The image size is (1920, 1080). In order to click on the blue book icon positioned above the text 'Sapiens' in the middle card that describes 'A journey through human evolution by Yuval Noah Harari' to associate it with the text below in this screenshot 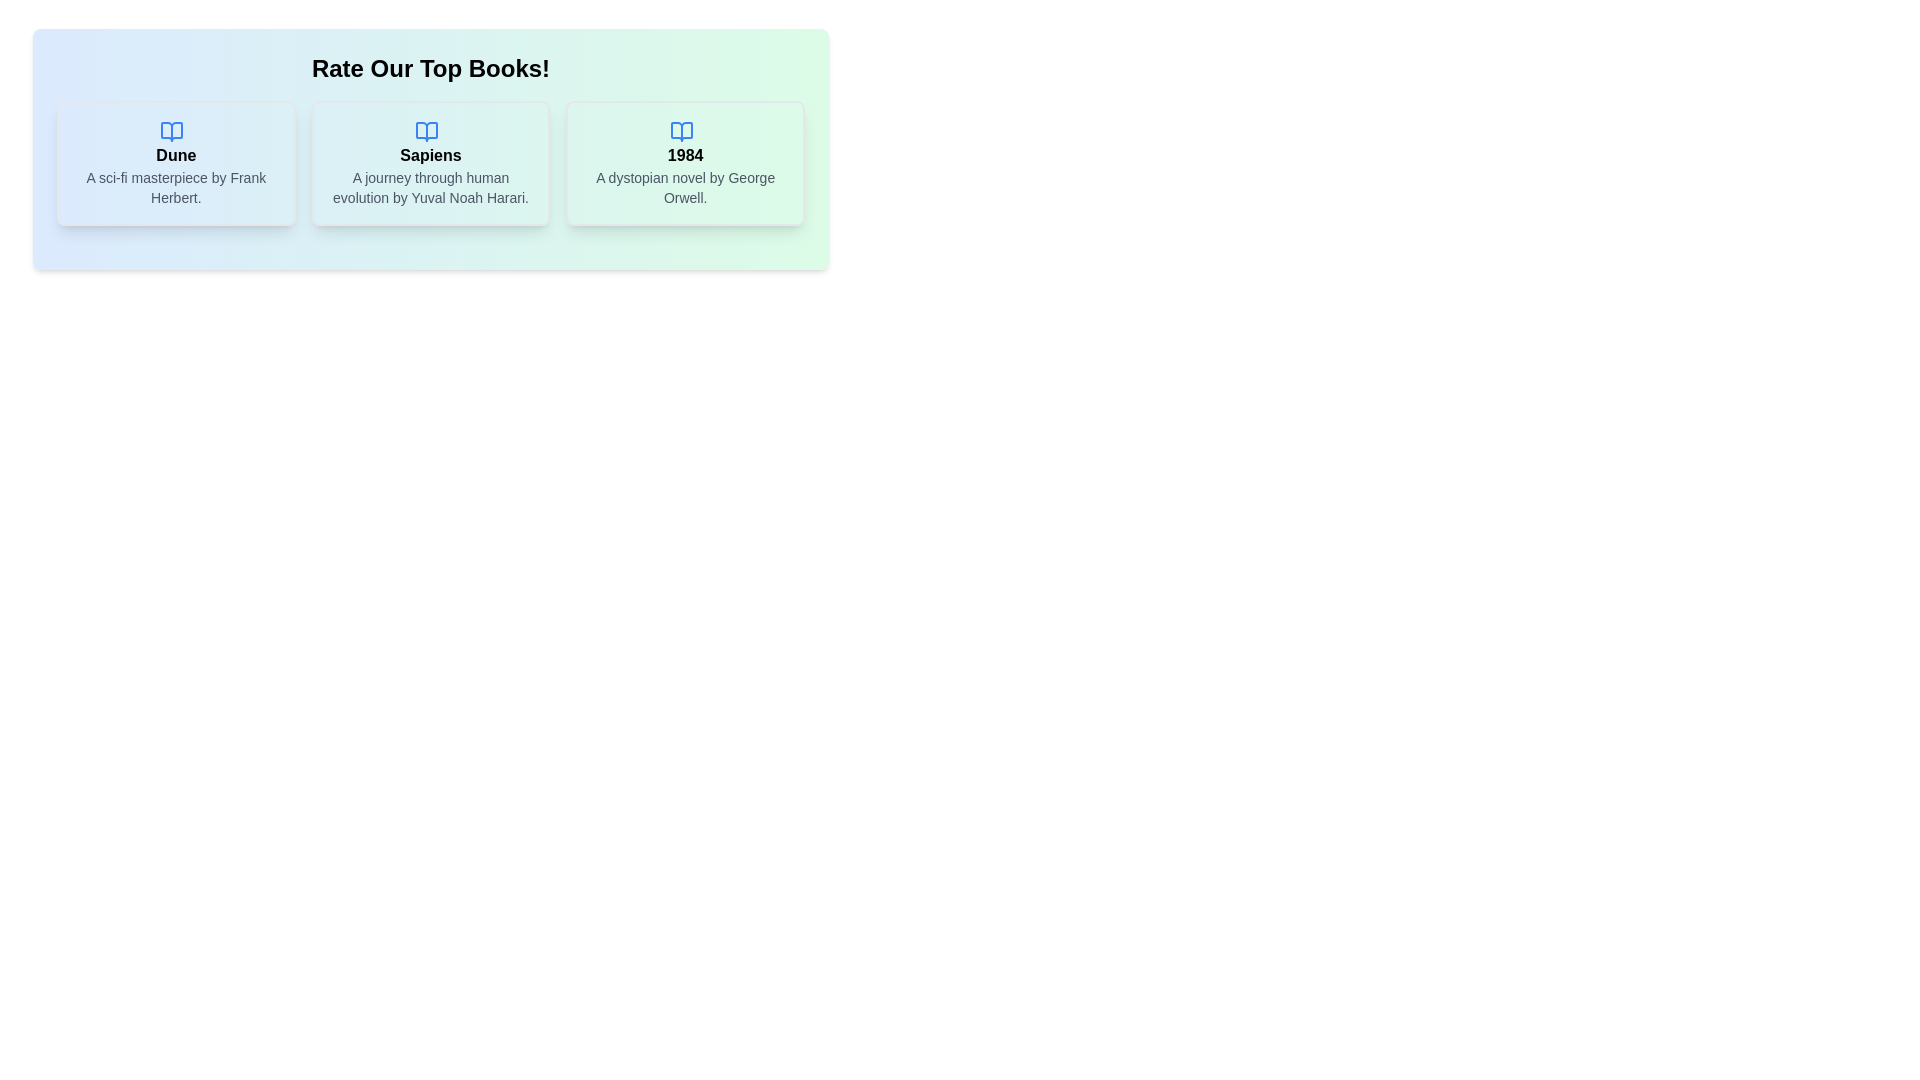, I will do `click(426, 131)`.